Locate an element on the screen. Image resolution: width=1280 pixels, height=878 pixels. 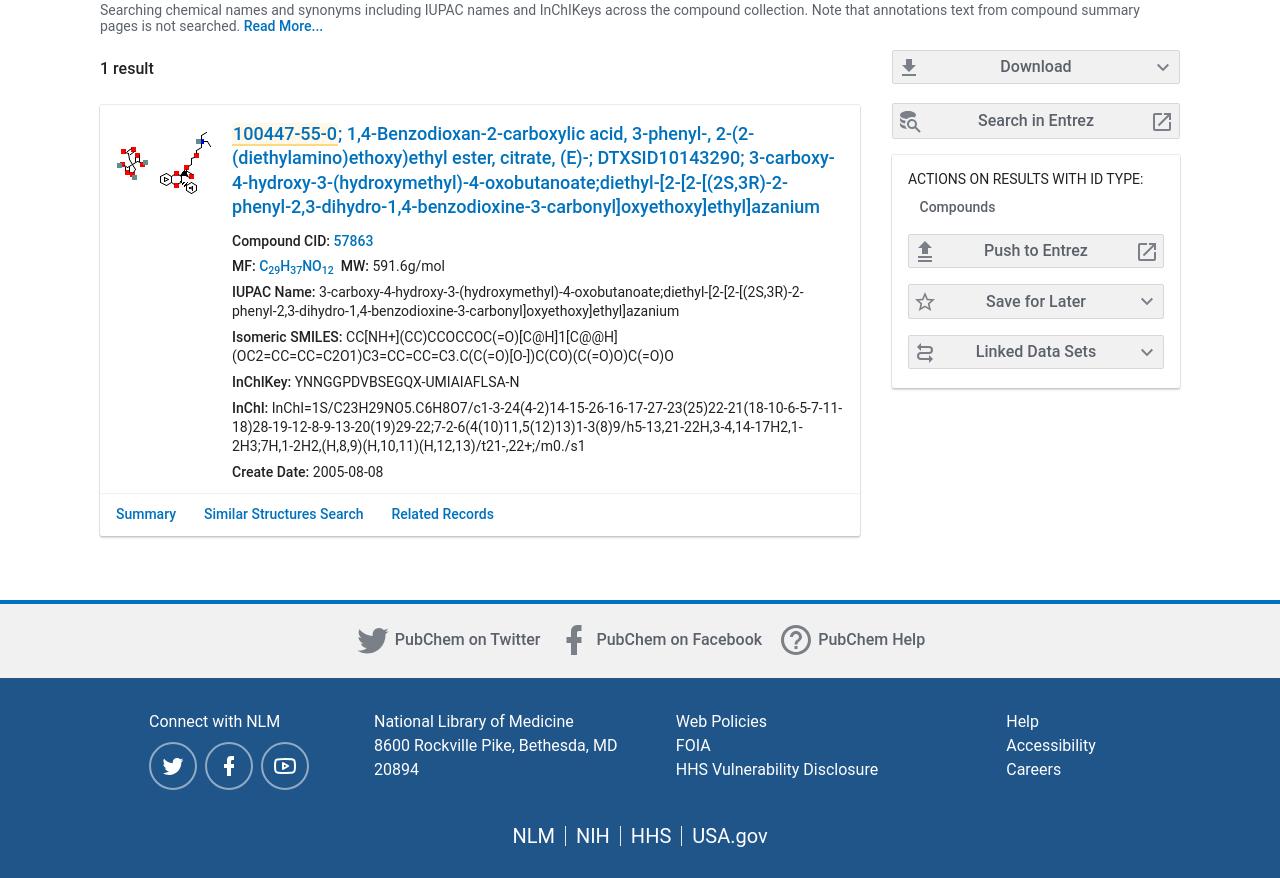
'Searching chemical names and synonyms including IUPAC names and InChIKeys across the compound collection. Note that annotations text from compound summary pages is not searched.' is located at coordinates (618, 16).